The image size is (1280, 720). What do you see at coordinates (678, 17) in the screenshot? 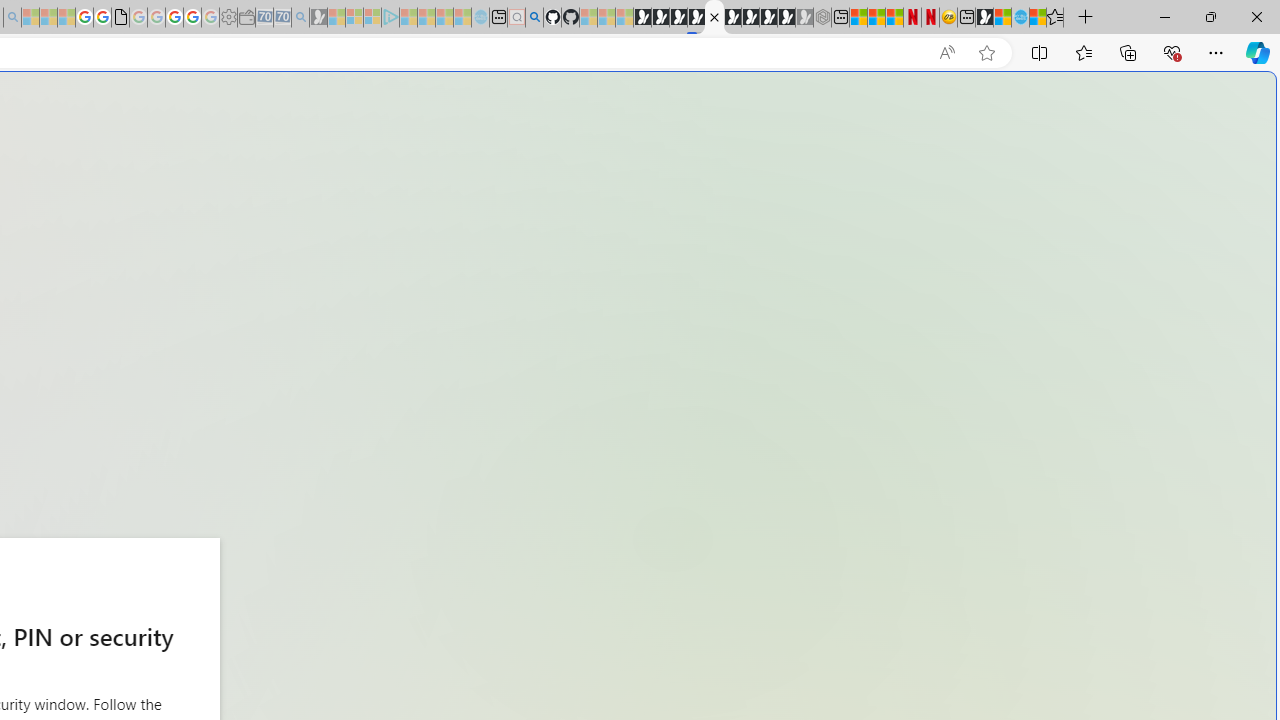
I see `'Play Cave FRVR in your browser | Games from Microsoft Start'` at bounding box center [678, 17].